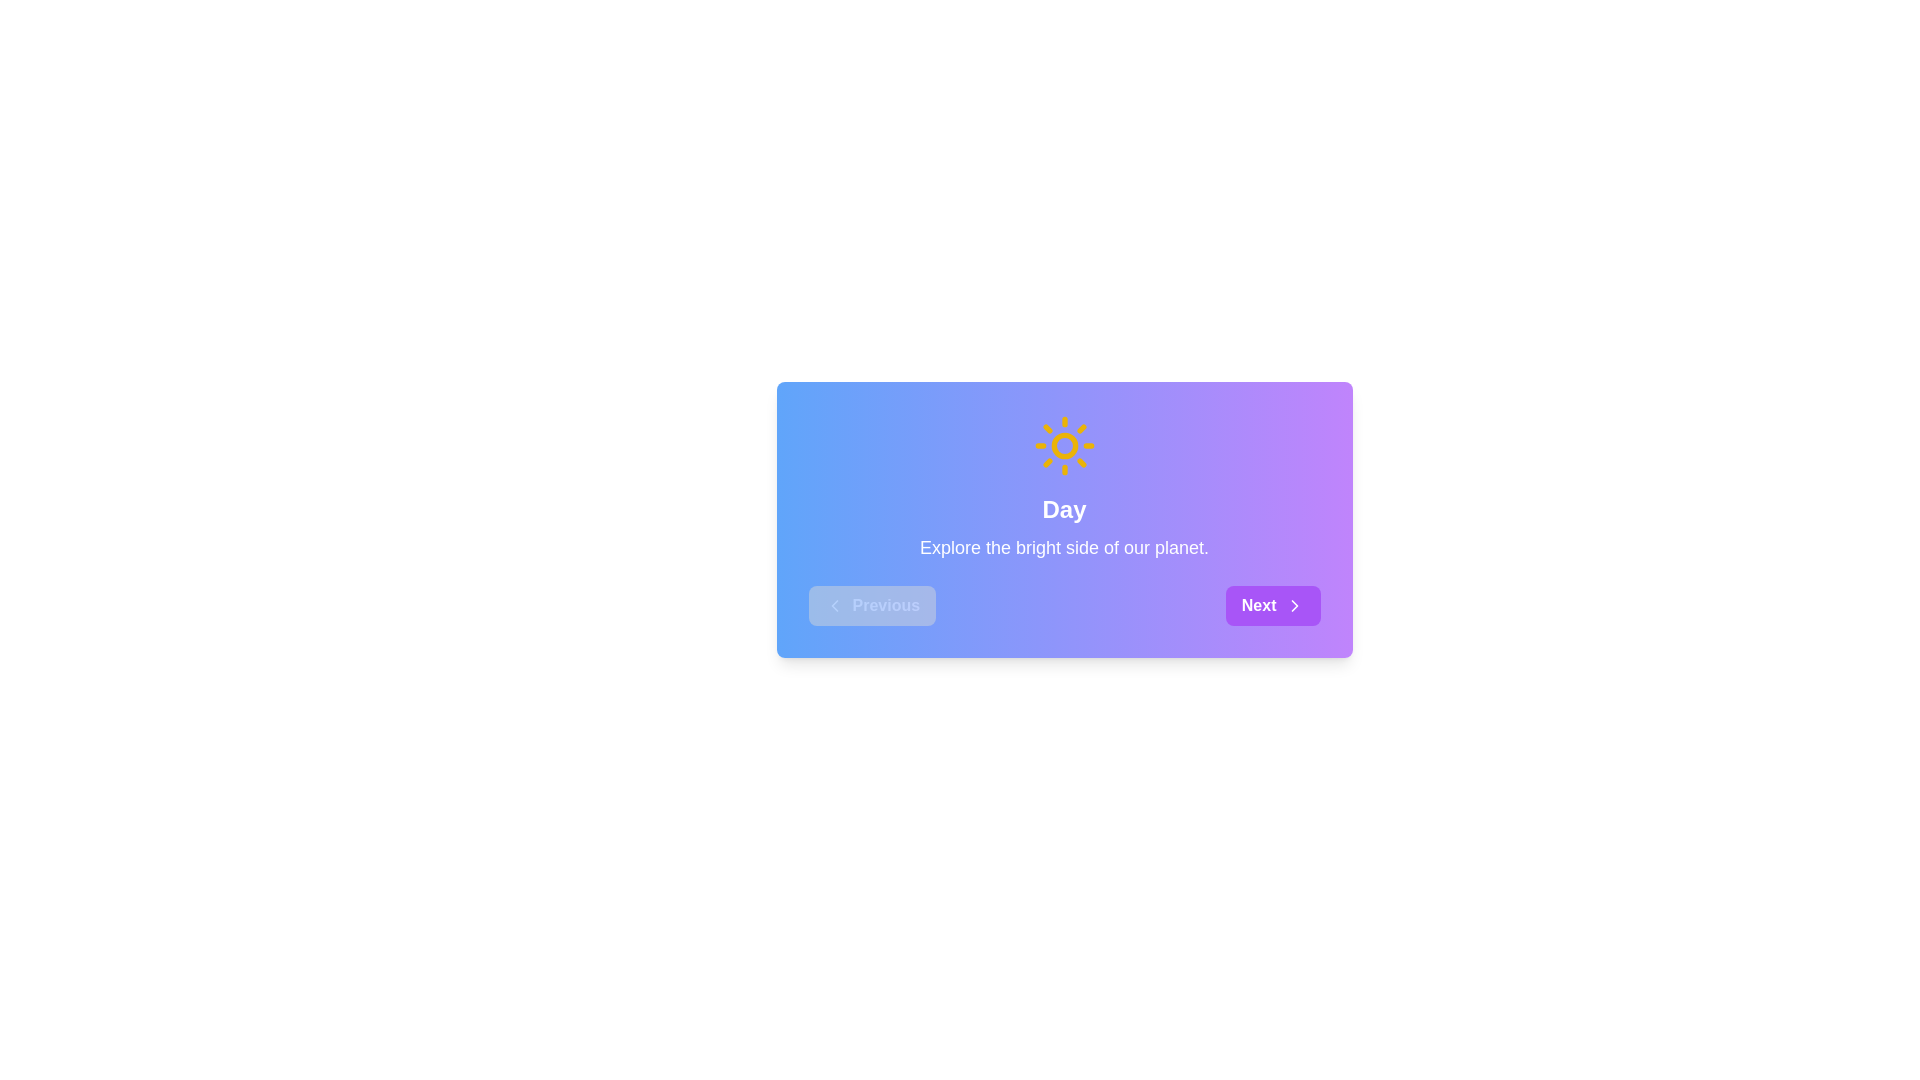 The image size is (1920, 1080). Describe the element at coordinates (1063, 547) in the screenshot. I see `the static text label displaying 'Explore the bright side of our planet.' which is located beneath the title text 'Day' and is center-aligned within a card layout` at that location.